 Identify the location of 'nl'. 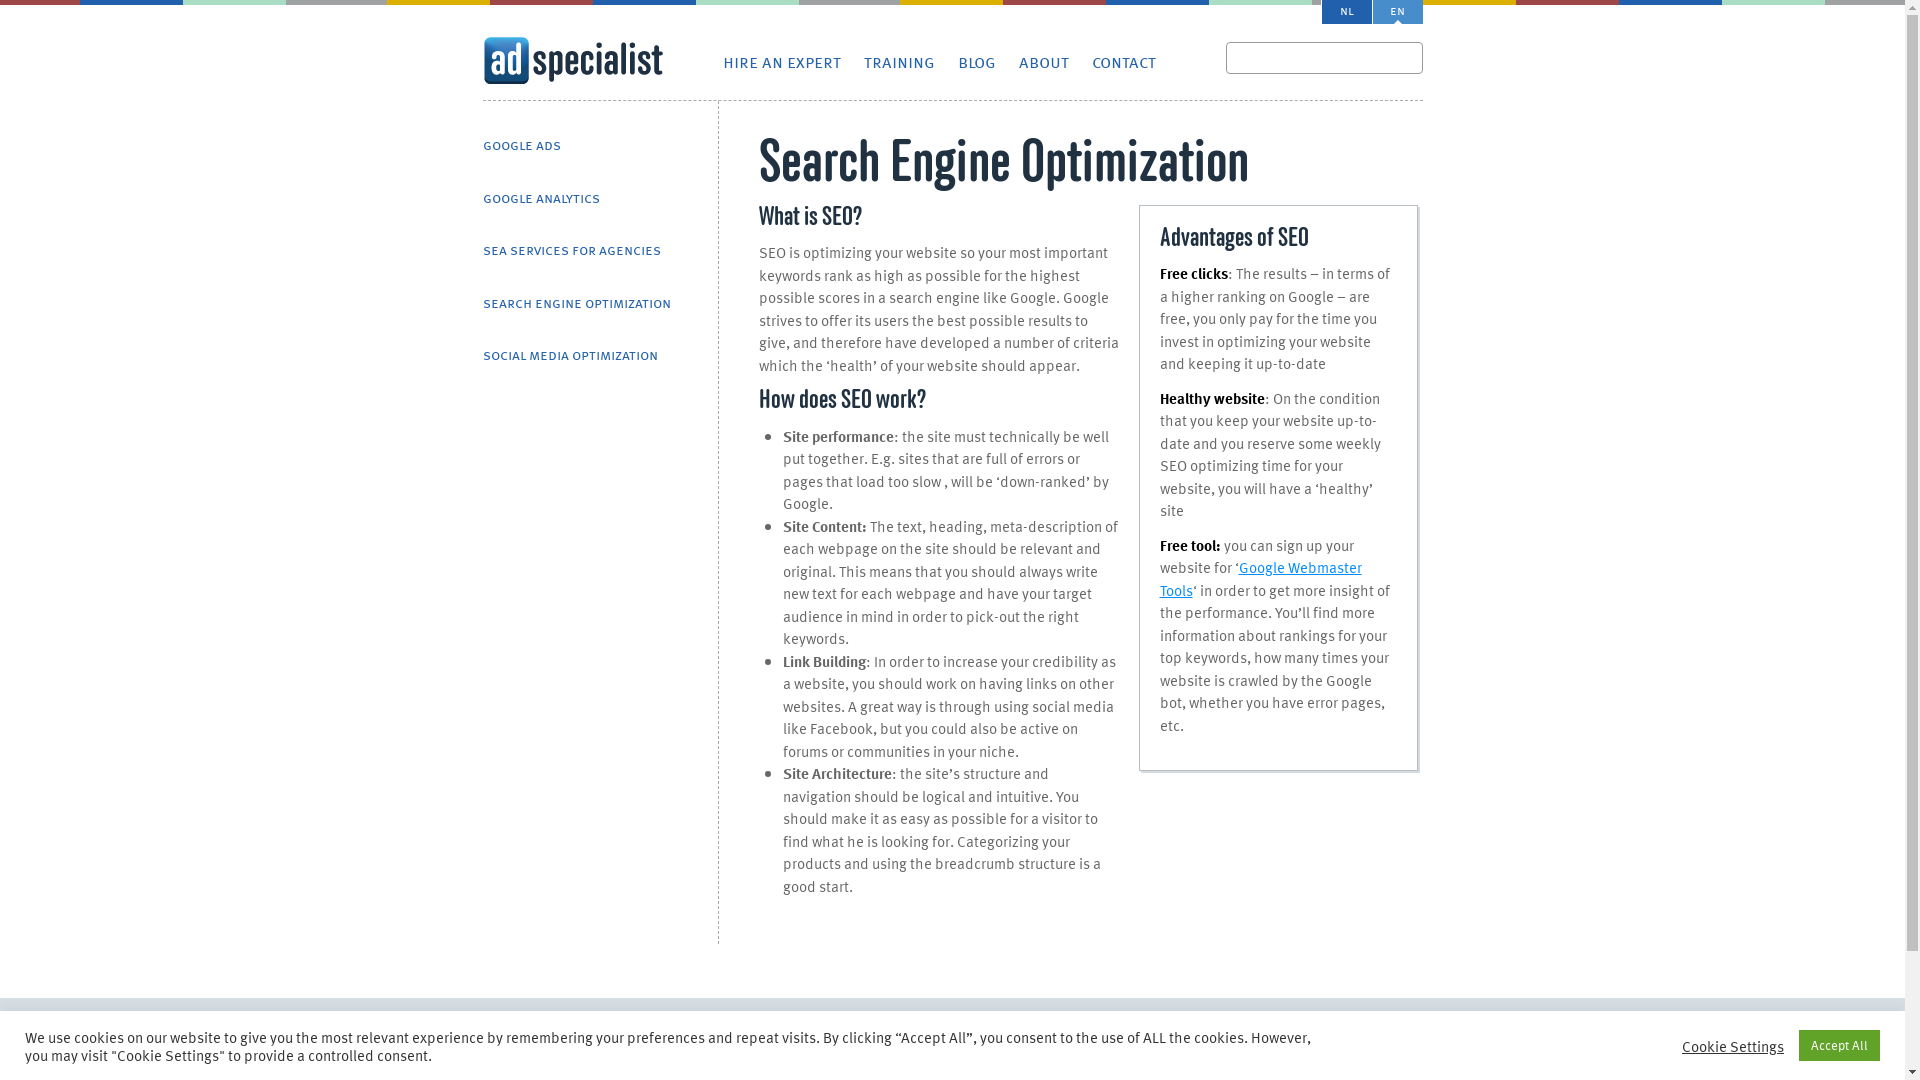
(1345, 11).